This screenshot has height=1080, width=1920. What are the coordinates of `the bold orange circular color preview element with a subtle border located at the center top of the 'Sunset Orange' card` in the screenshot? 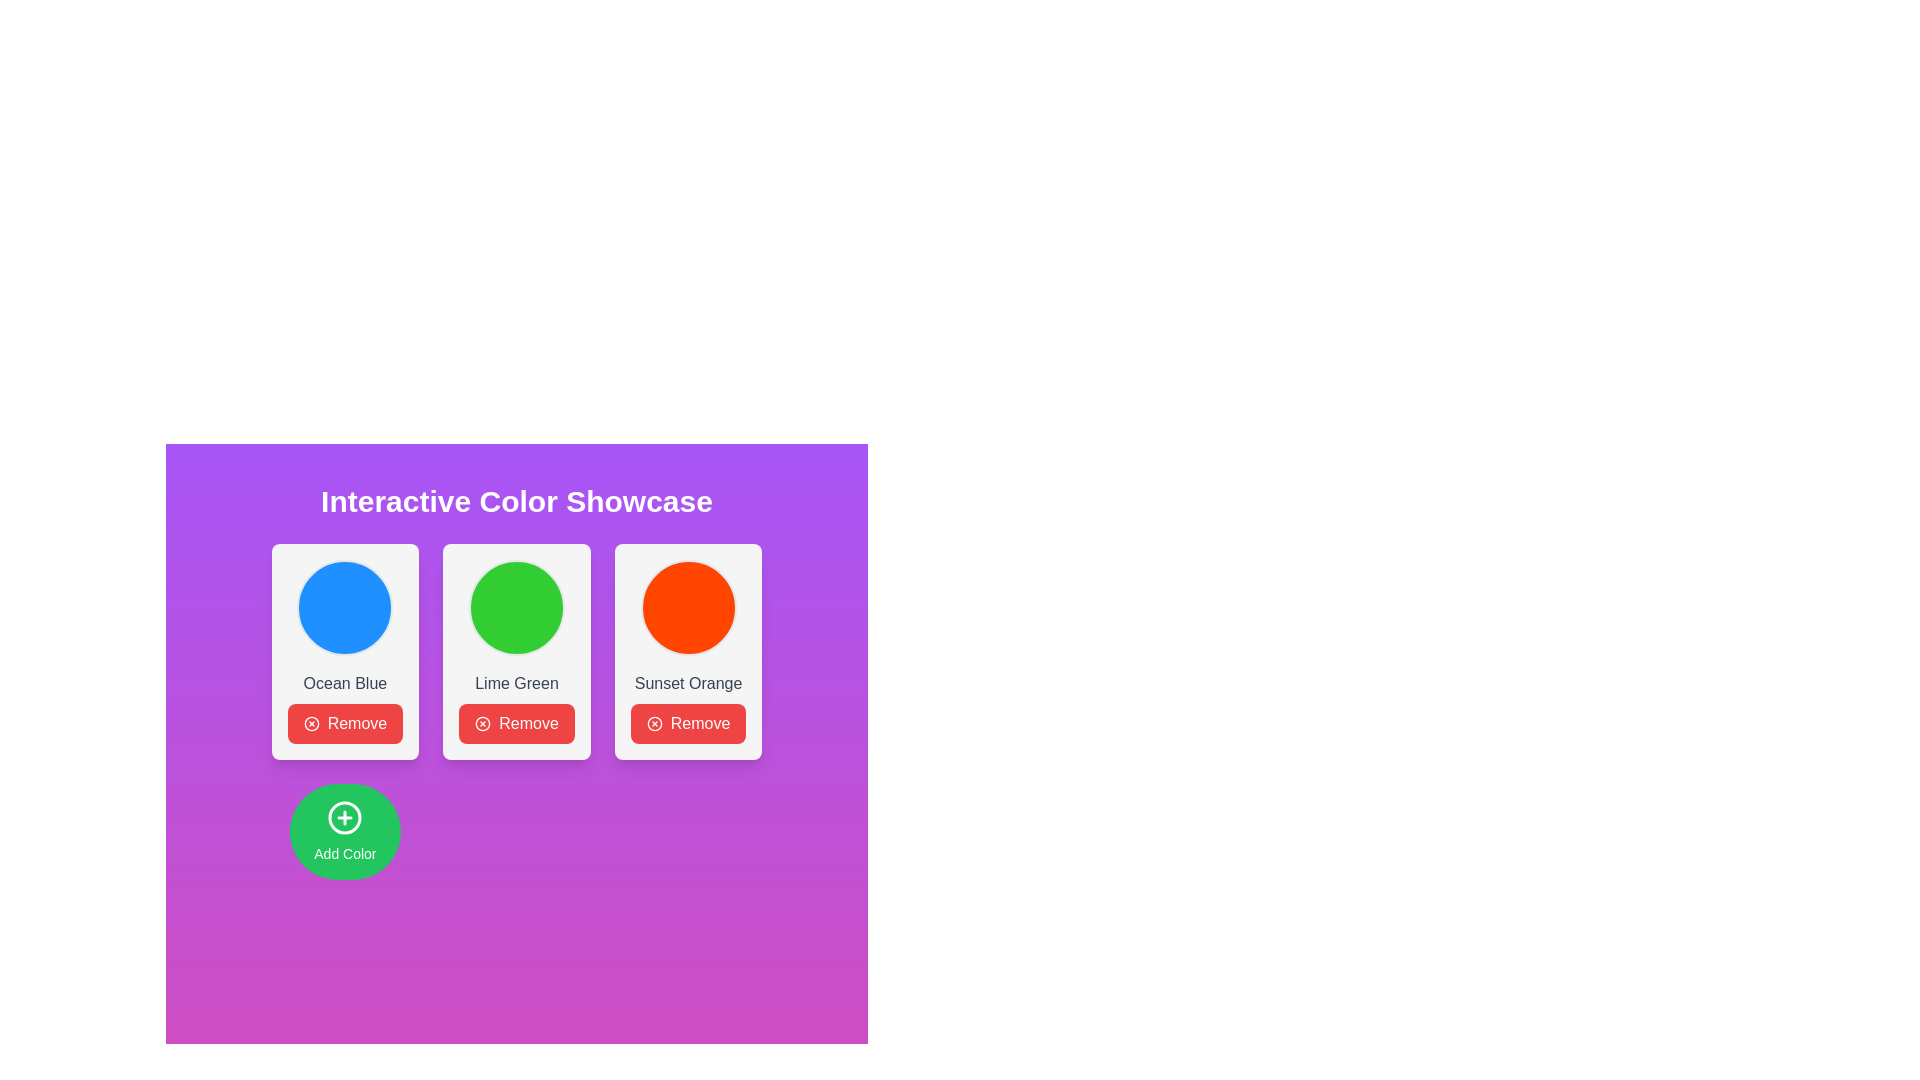 It's located at (688, 607).